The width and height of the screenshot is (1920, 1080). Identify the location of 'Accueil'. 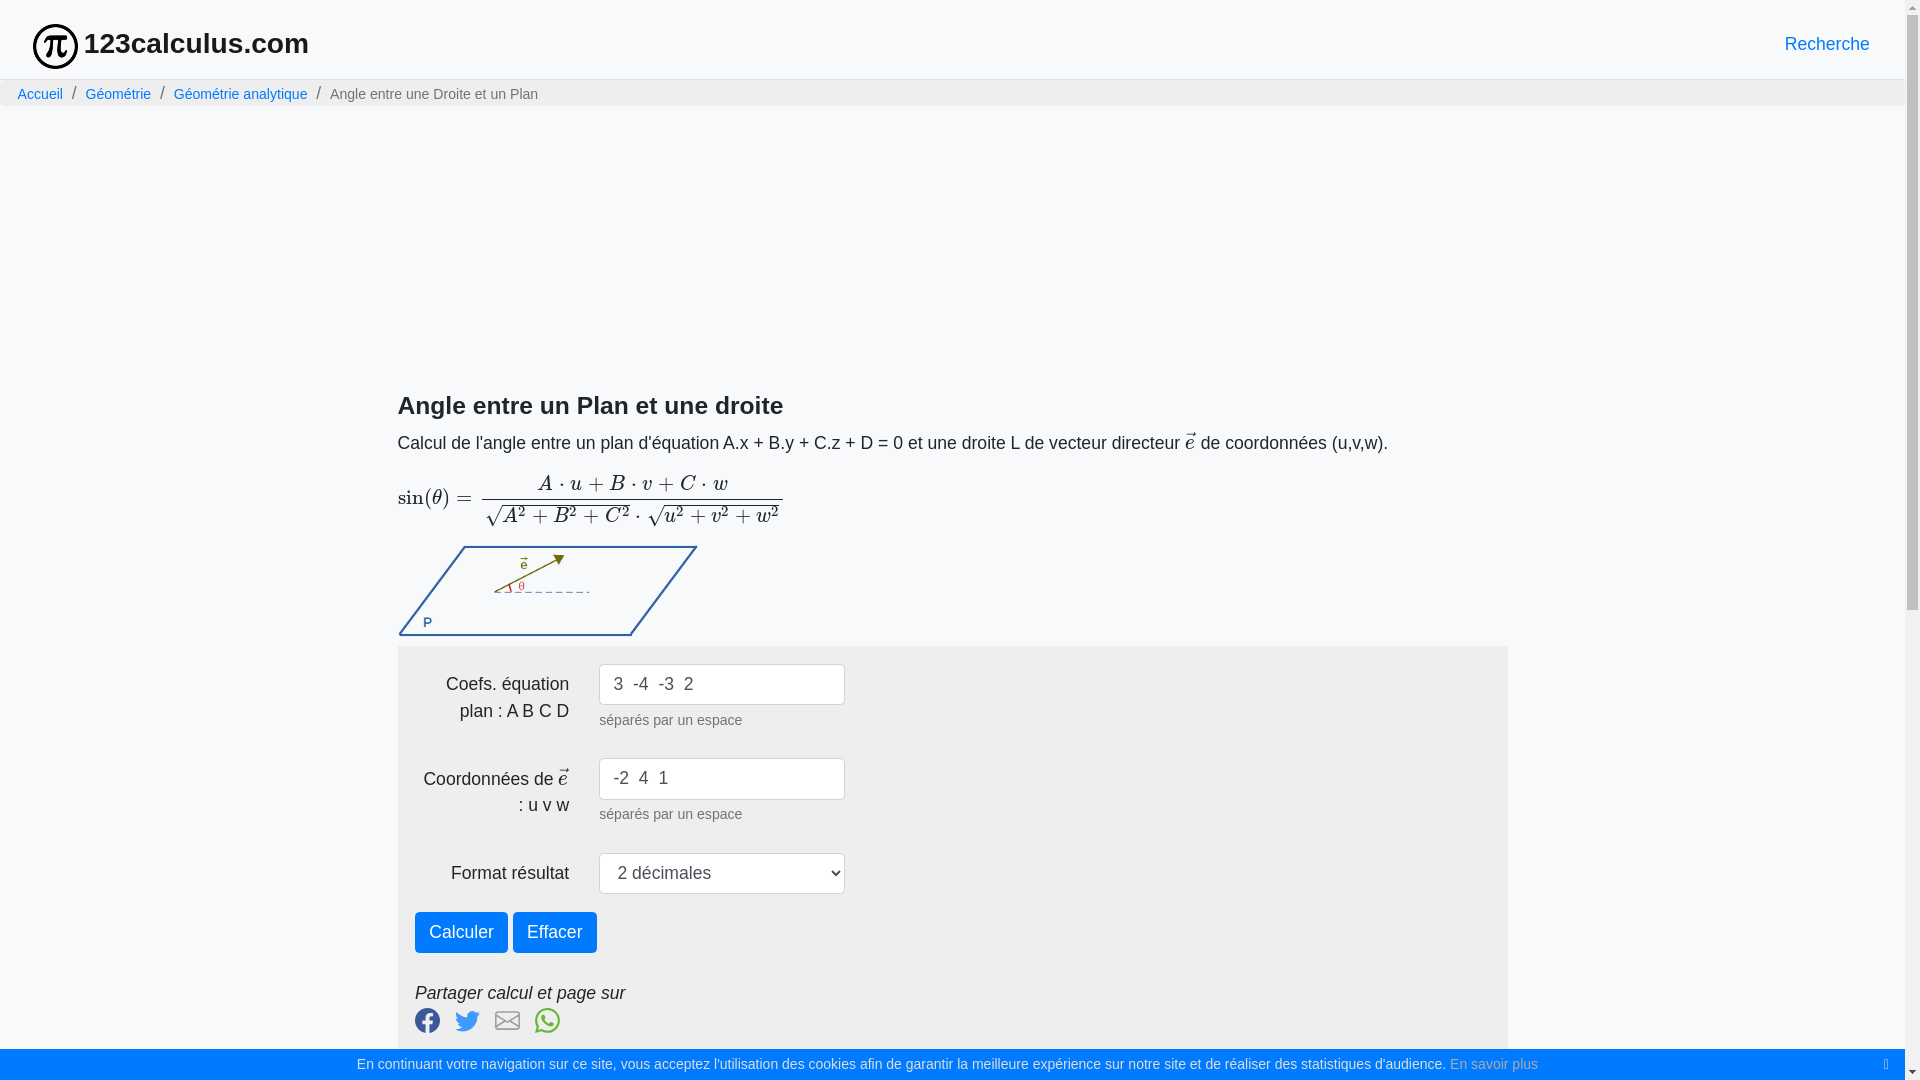
(18, 92).